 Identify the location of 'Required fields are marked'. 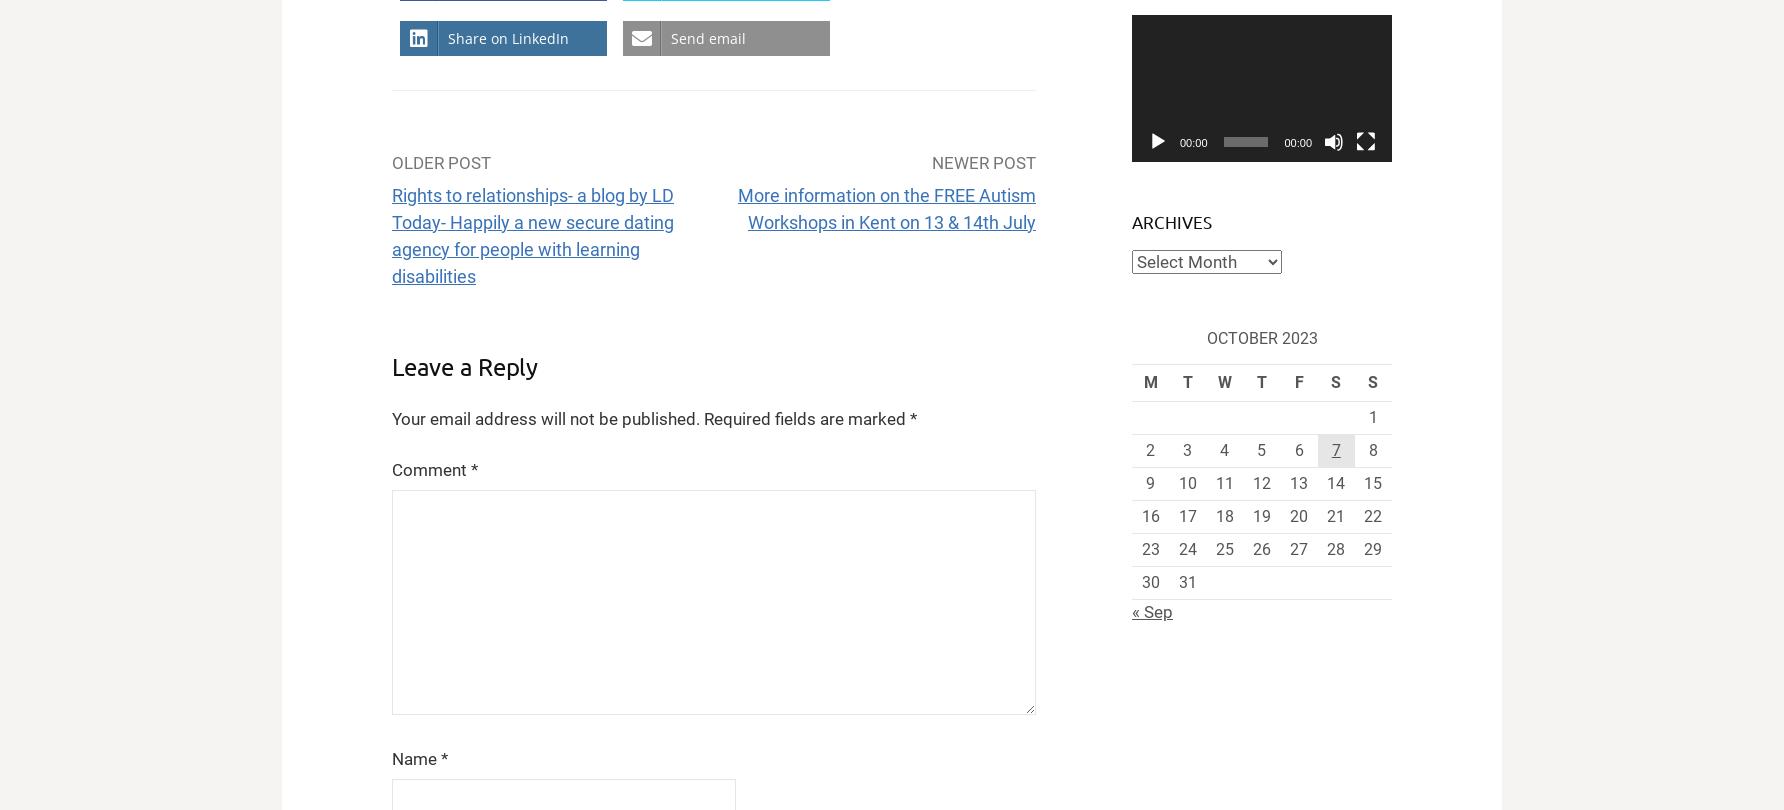
(703, 419).